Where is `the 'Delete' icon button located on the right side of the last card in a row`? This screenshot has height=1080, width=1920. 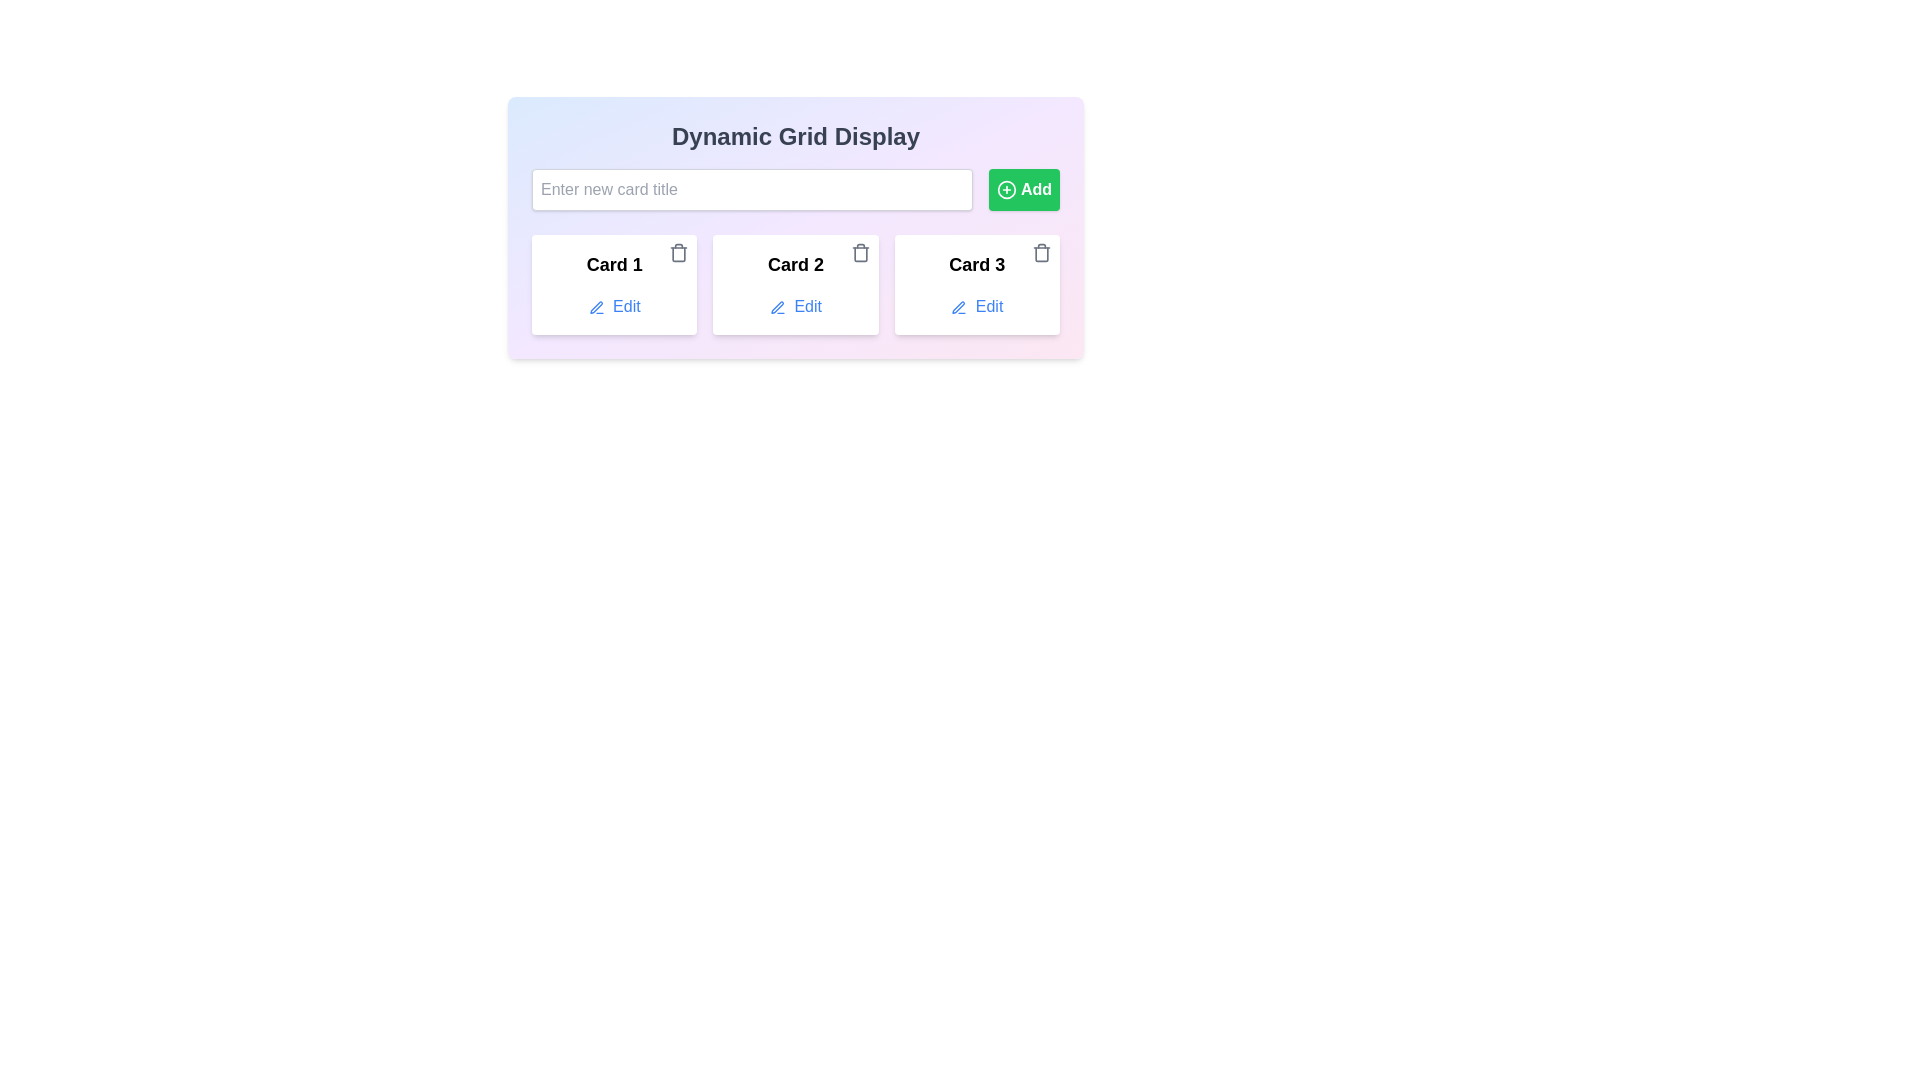 the 'Delete' icon button located on the right side of the last card in a row is located at coordinates (1040, 253).